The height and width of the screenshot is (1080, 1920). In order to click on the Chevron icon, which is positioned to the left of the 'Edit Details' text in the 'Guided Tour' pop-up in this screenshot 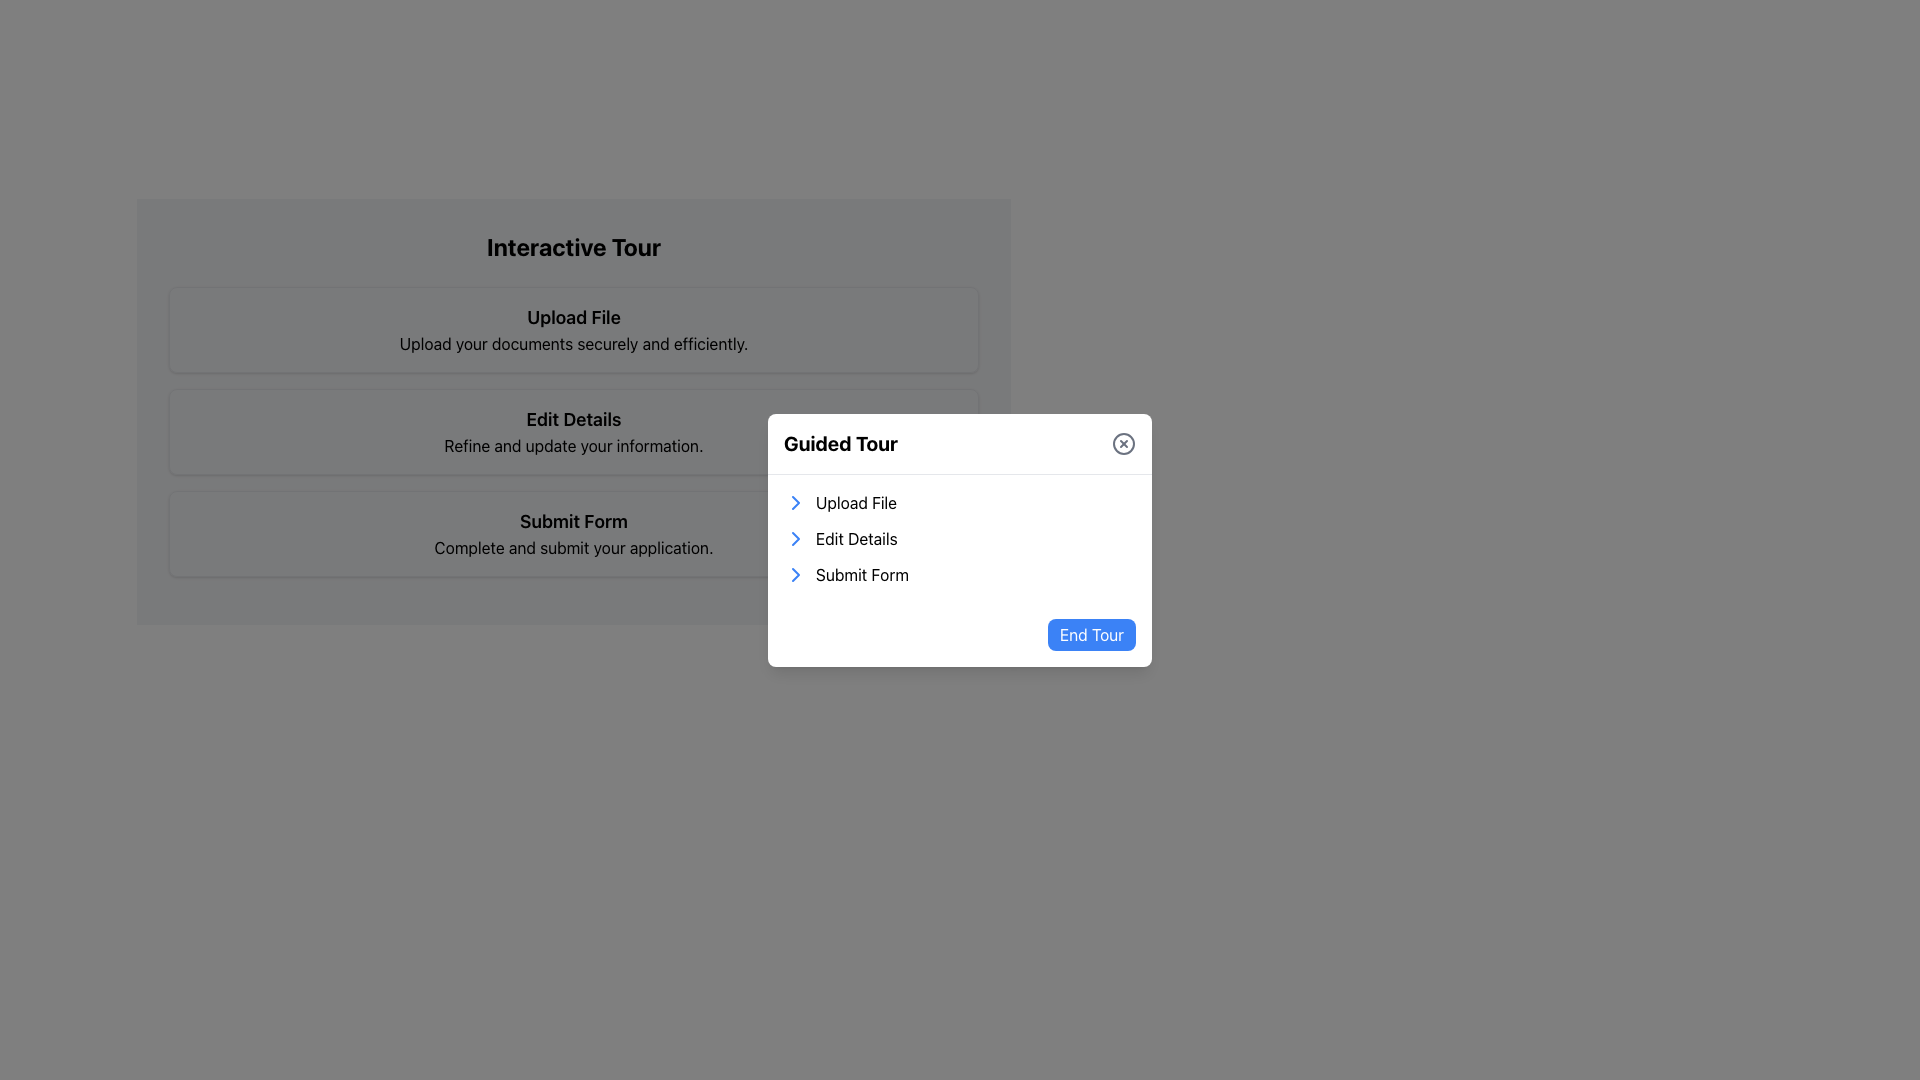, I will do `click(795, 536)`.